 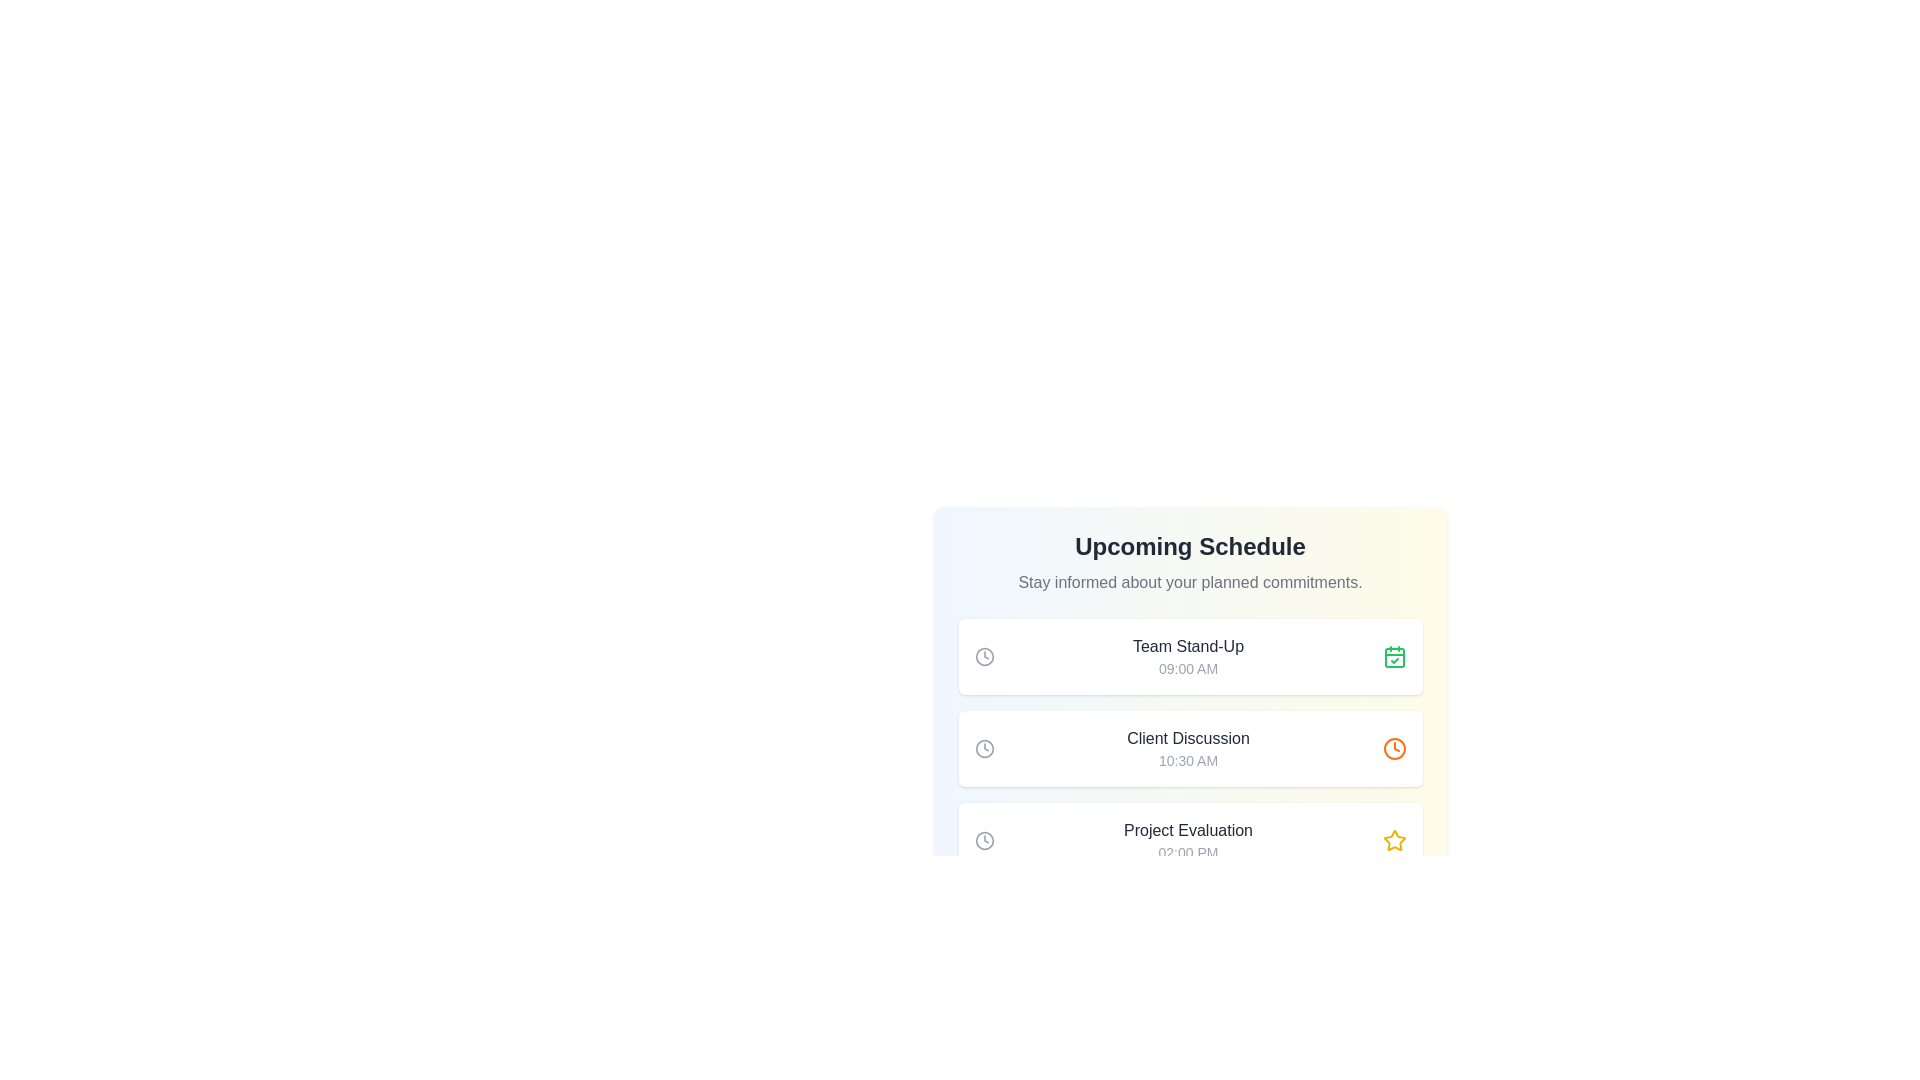 I want to click on the static text label 'Project Evaluation', so click(x=1188, y=830).